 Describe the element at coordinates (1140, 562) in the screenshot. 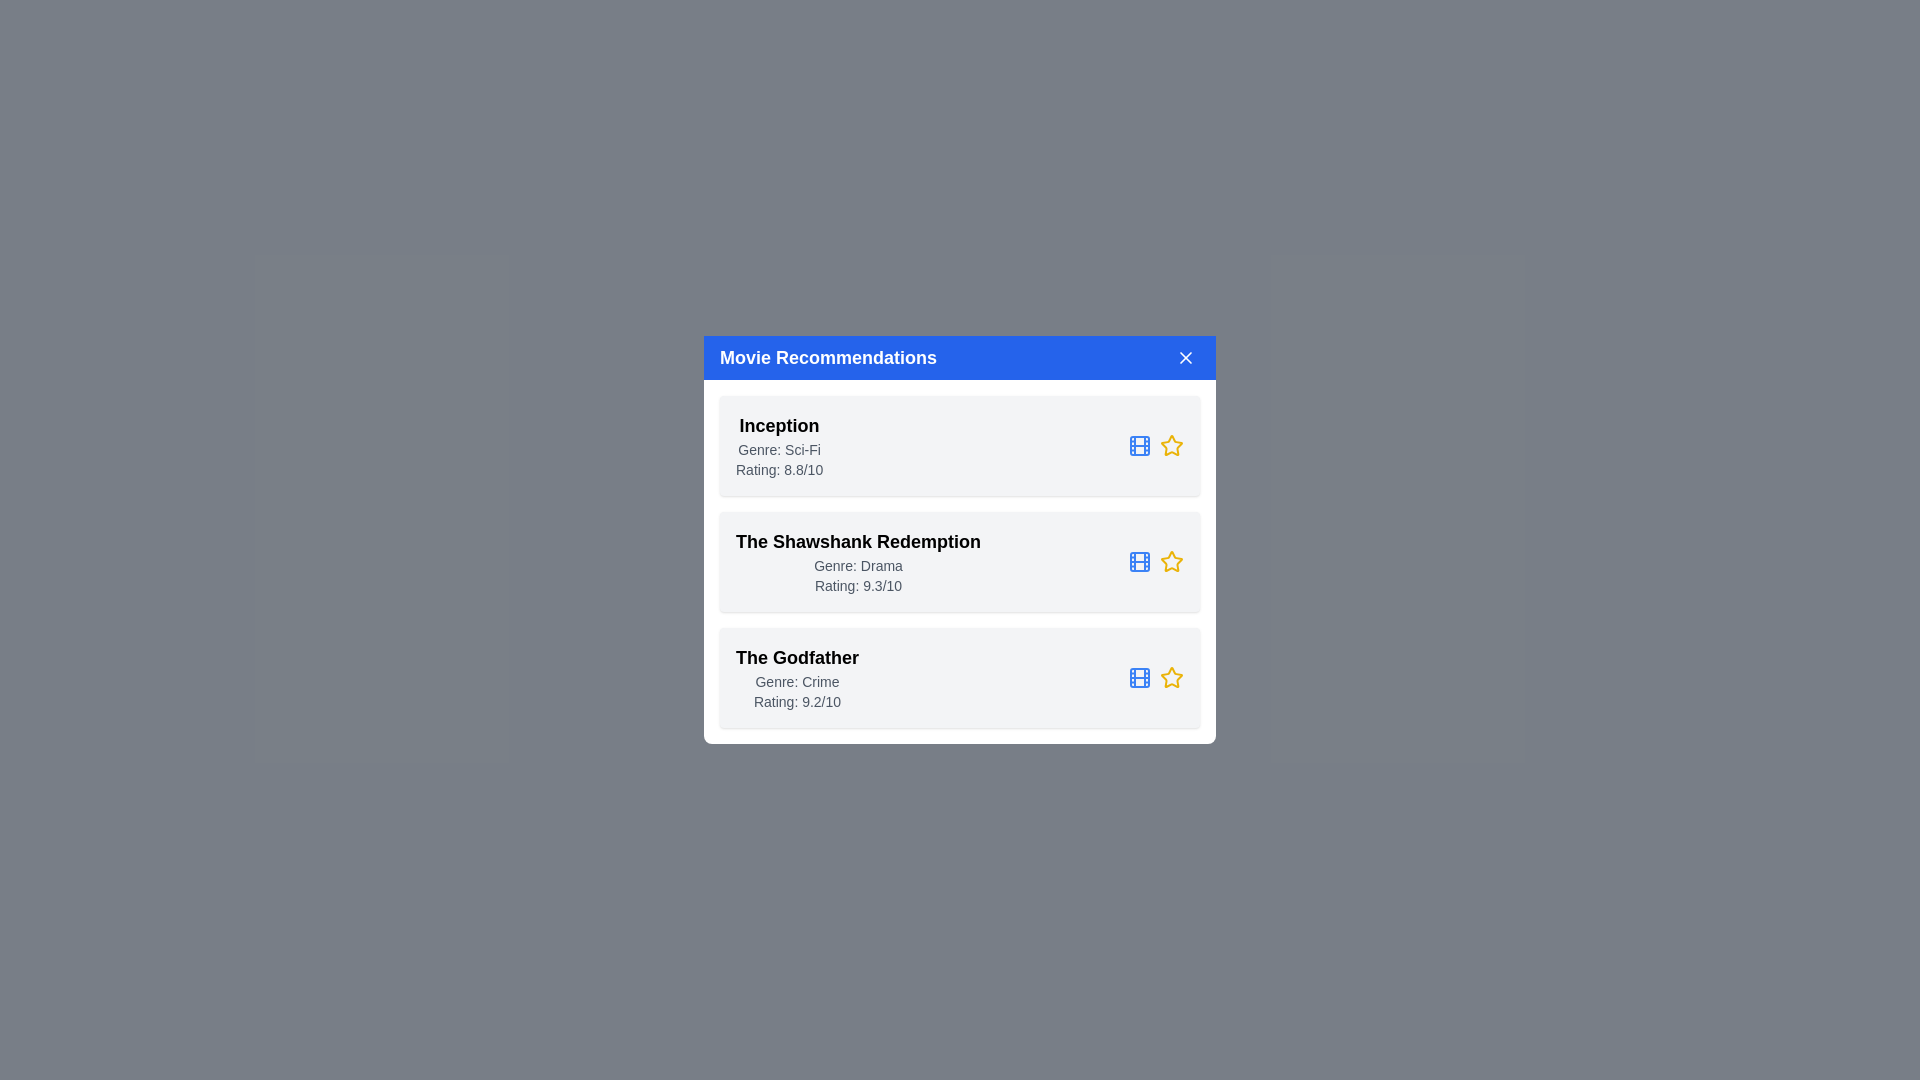

I see `the Film icon for the movie The Shawshank Redemption` at that location.